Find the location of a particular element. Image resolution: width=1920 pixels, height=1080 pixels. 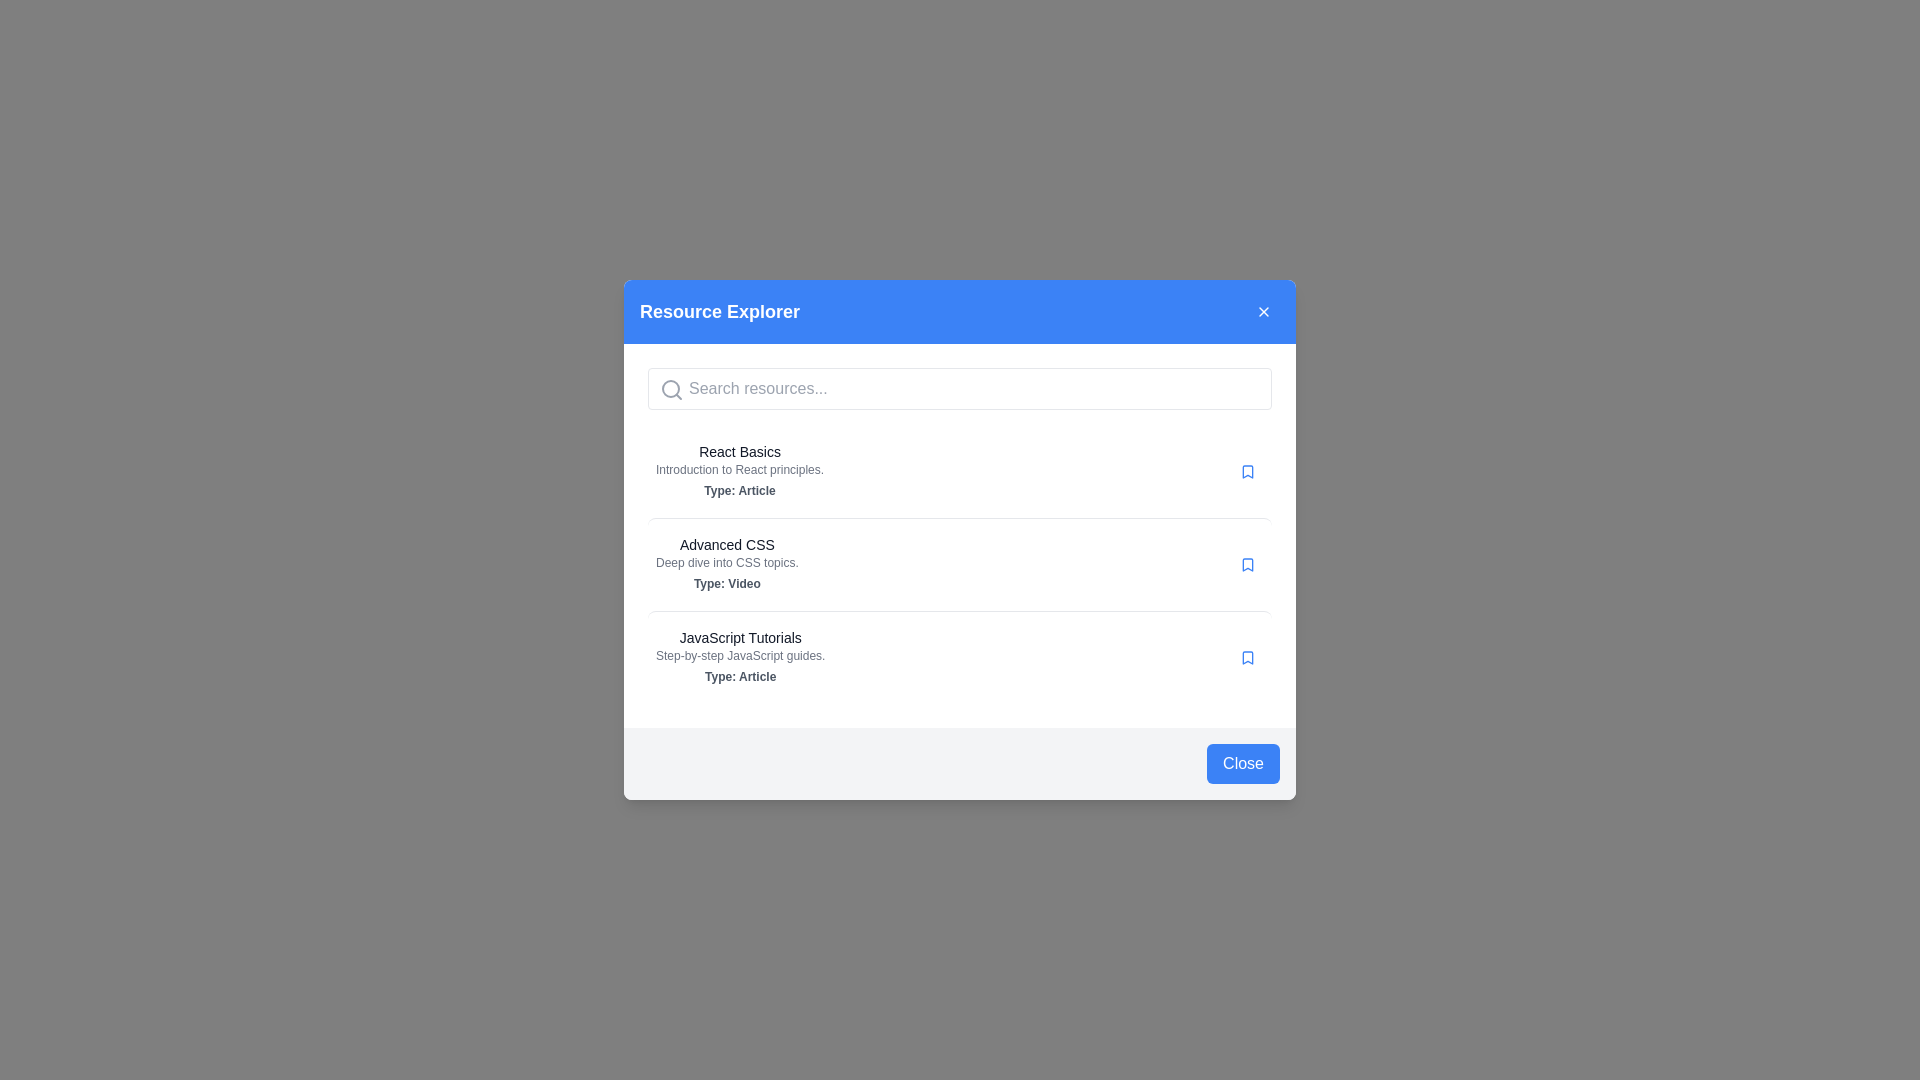

the text label displaying 'Advanced CSS', which is a bold, medium gray text positioned above the description 'Deep dive into CSS topics.' is located at coordinates (726, 544).